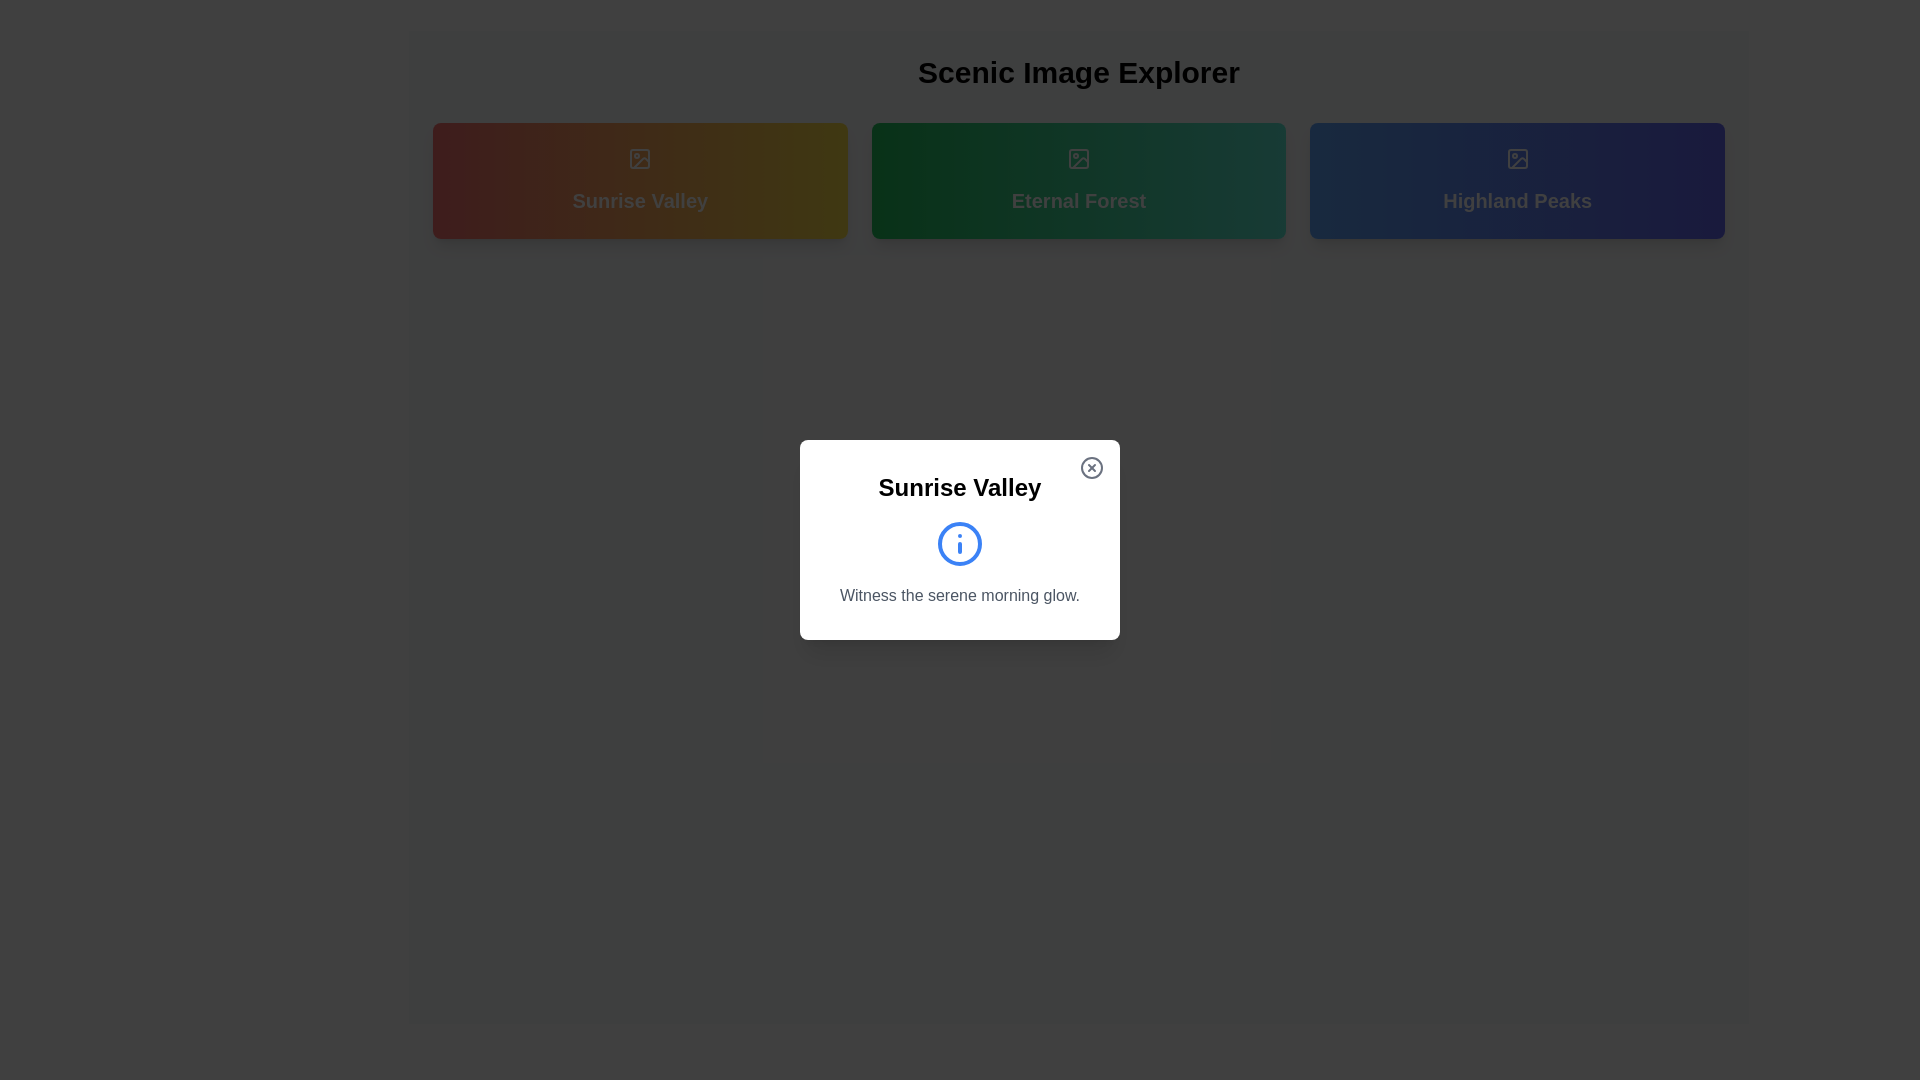  What do you see at coordinates (960, 595) in the screenshot?
I see `the text label providing descriptive information about 'Sunrise Valley' located in the modal dialog box, positioned below the blue icon and the text 'Sunrise Valley'` at bounding box center [960, 595].